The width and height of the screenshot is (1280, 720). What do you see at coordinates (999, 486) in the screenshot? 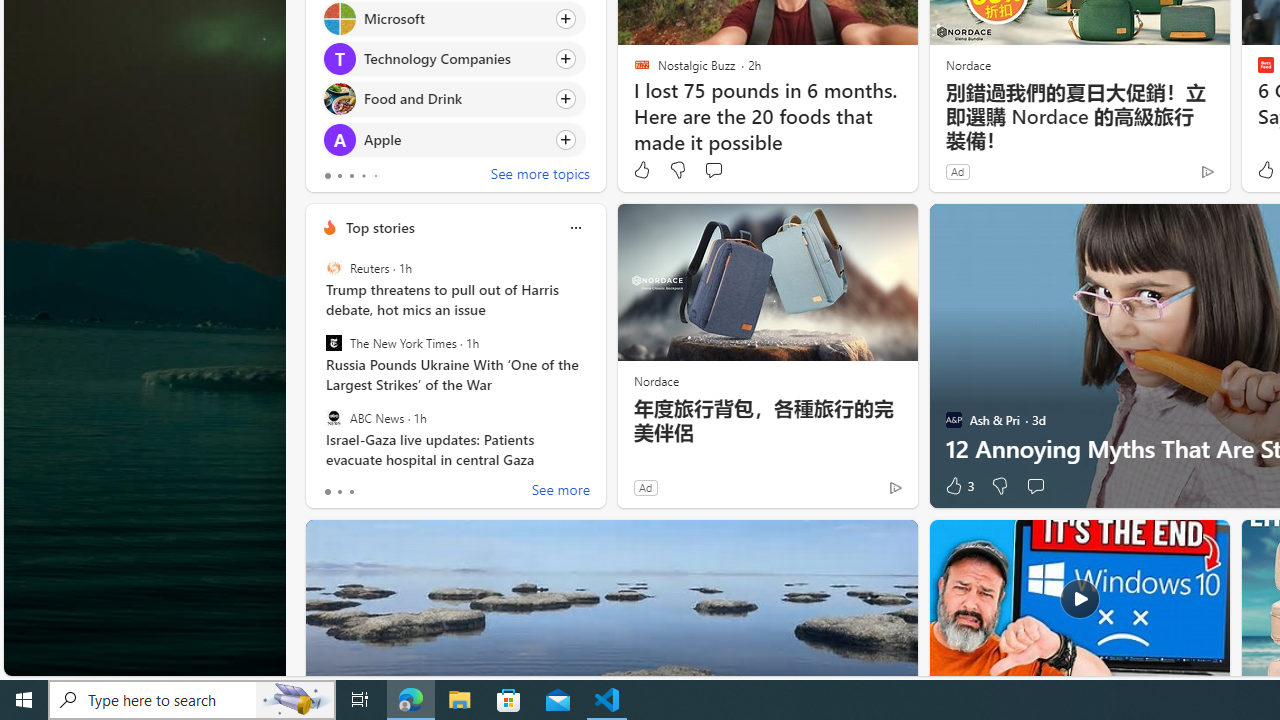
I see `'Dislike'` at bounding box center [999, 486].